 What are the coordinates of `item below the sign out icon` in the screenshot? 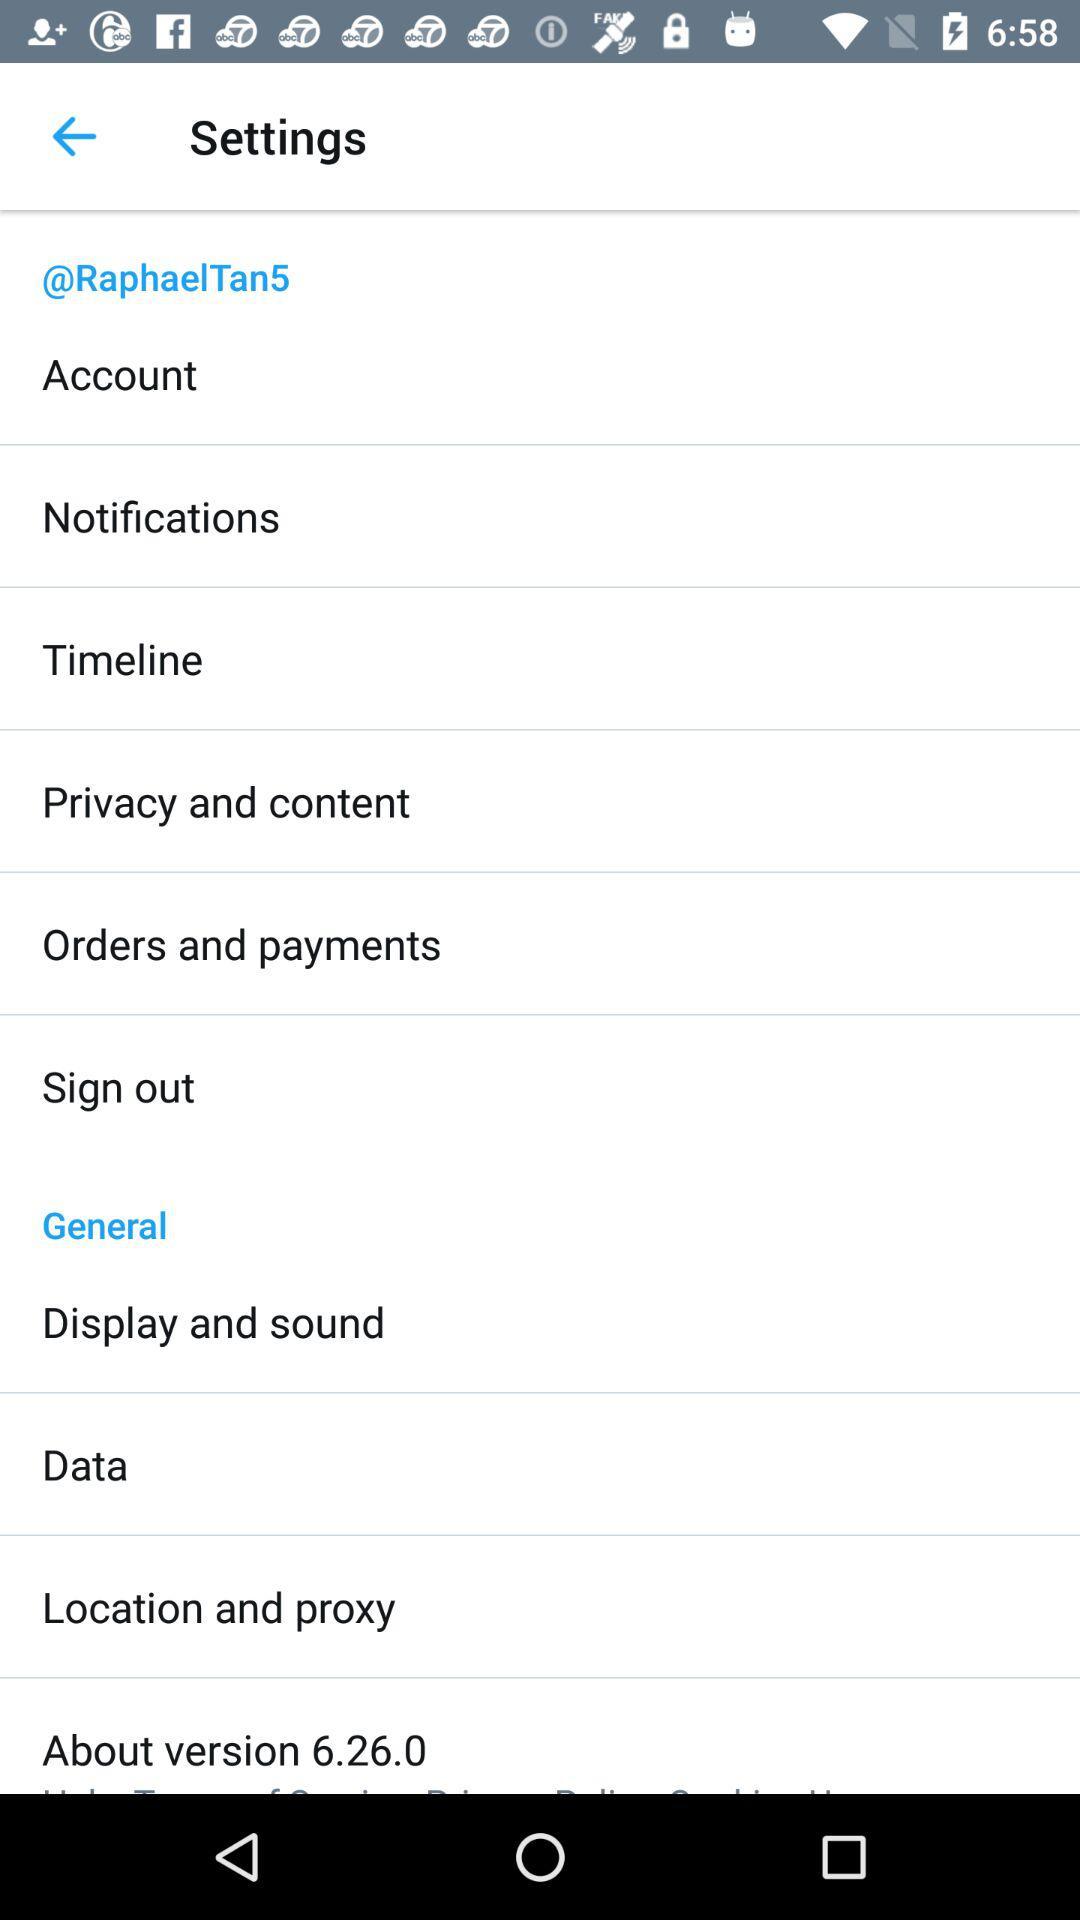 It's located at (540, 1202).